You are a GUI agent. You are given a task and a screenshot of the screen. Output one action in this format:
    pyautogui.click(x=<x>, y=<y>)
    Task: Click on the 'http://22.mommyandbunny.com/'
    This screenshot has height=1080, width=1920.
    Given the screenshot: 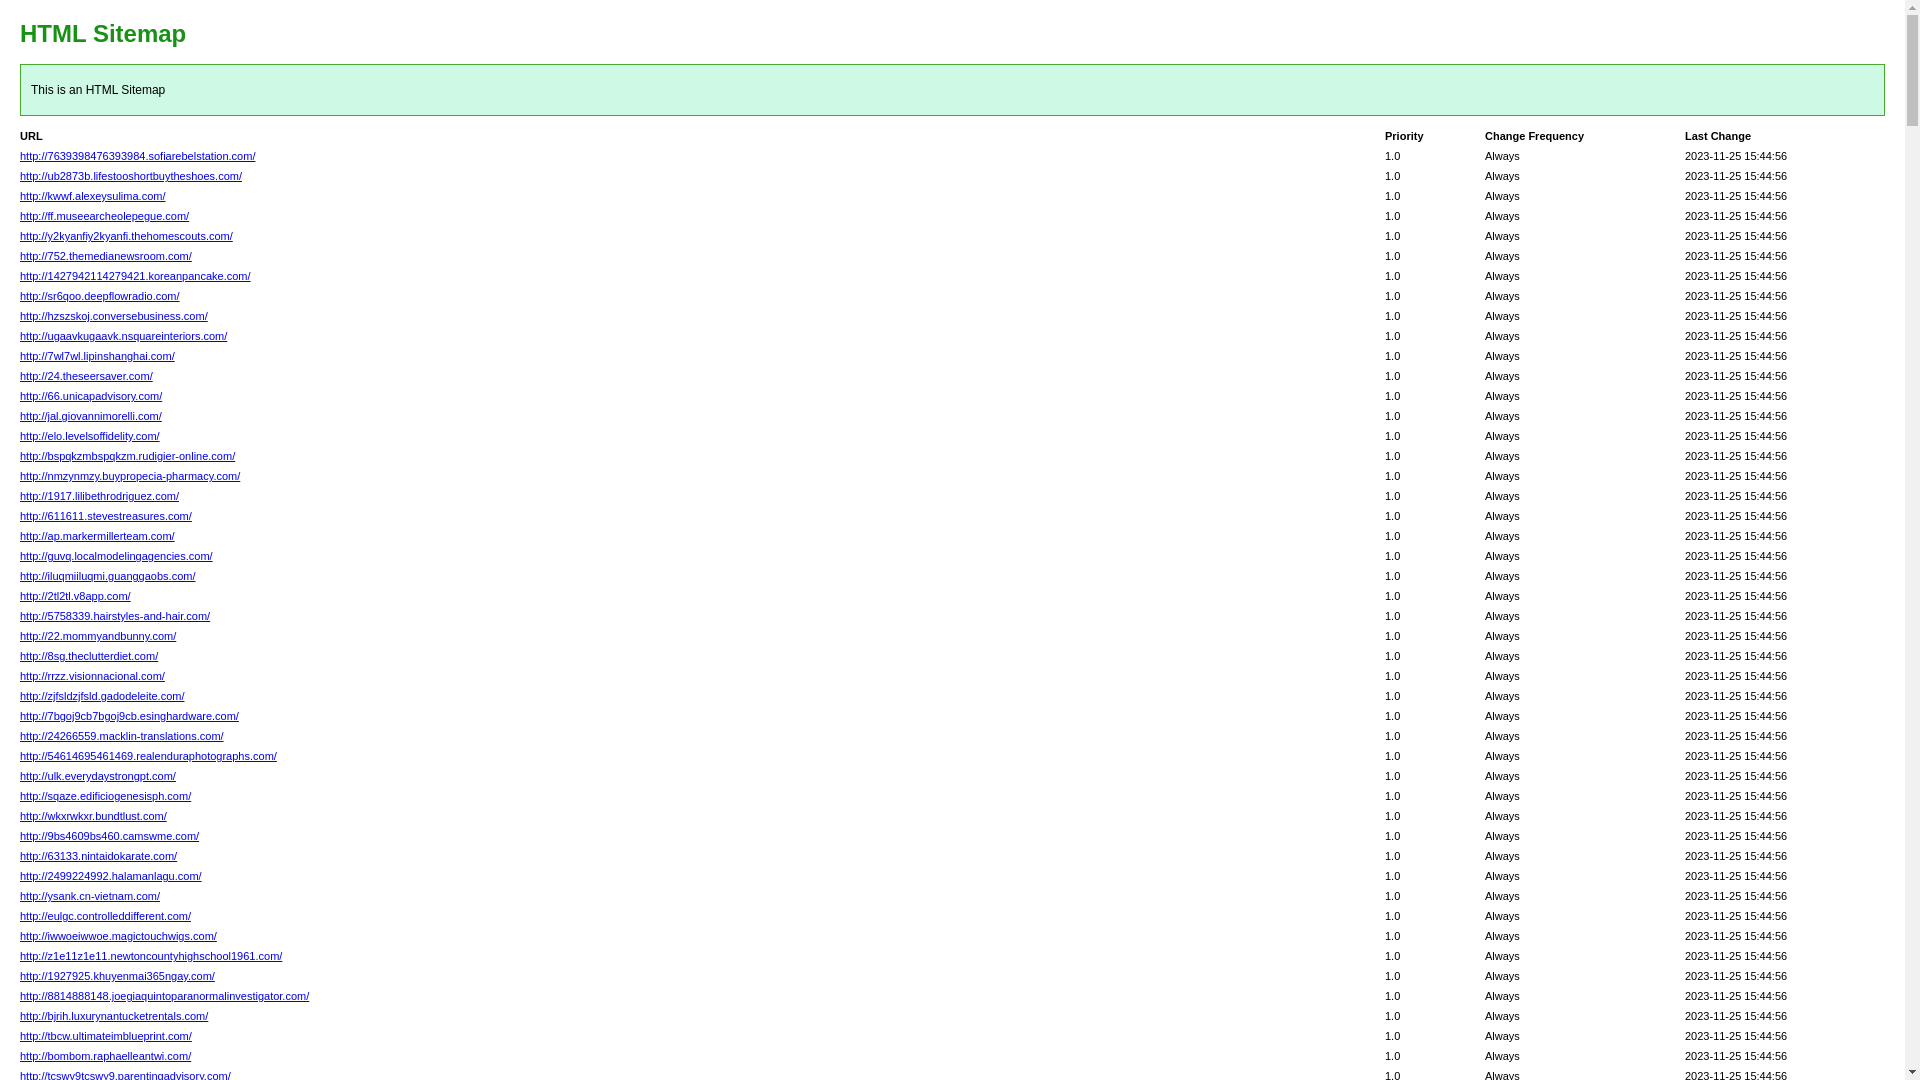 What is the action you would take?
    pyautogui.click(x=19, y=636)
    